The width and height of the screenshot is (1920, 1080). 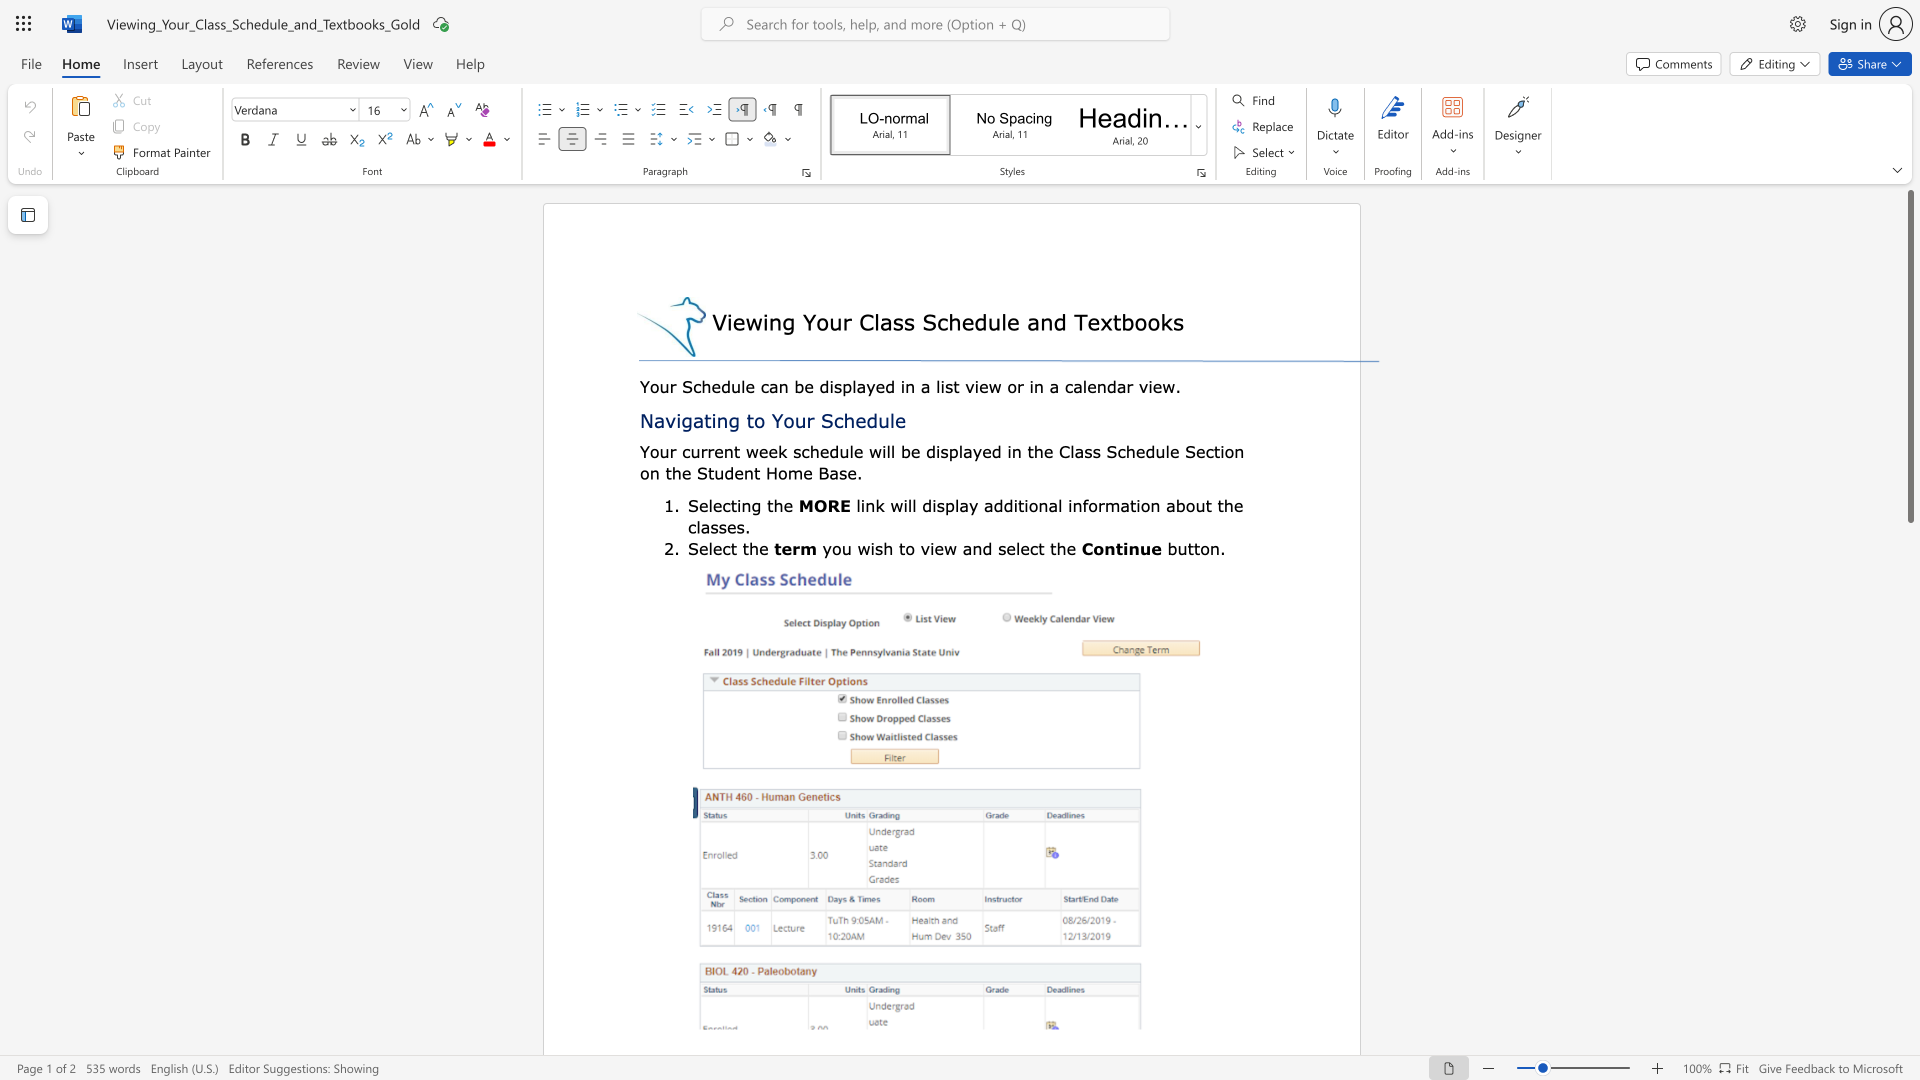 What do you see at coordinates (1909, 1019) in the screenshot?
I see `the scrollbar to move the page down` at bounding box center [1909, 1019].